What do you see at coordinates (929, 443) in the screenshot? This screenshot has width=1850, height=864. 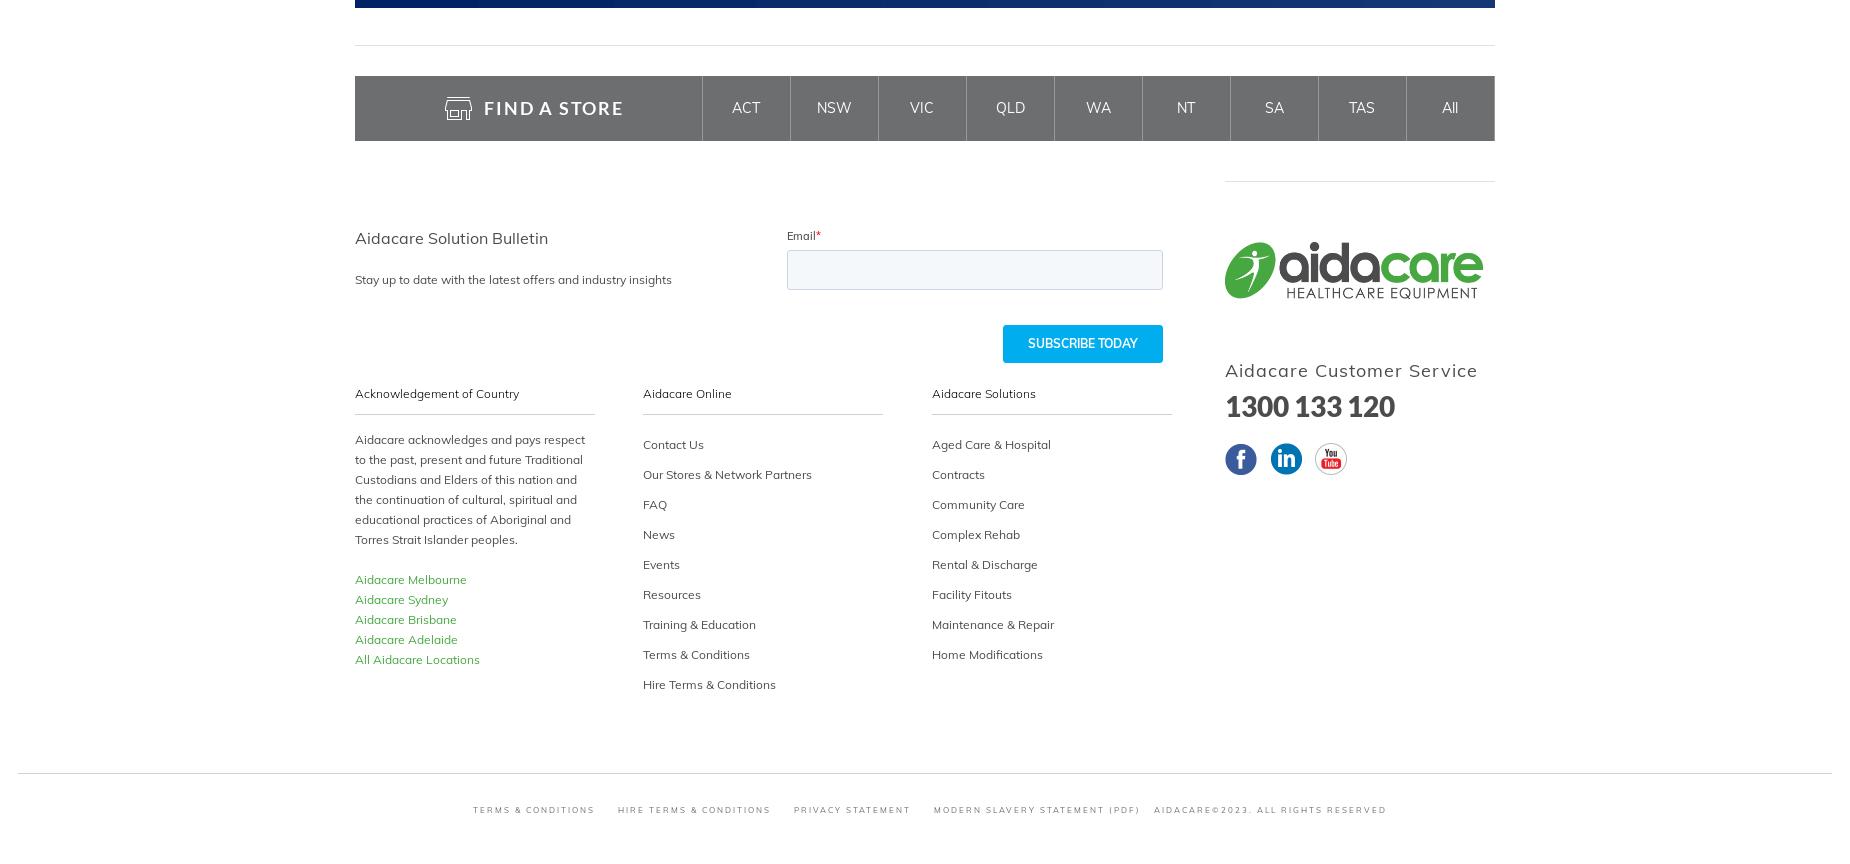 I see `'Aged Care & Hospital'` at bounding box center [929, 443].